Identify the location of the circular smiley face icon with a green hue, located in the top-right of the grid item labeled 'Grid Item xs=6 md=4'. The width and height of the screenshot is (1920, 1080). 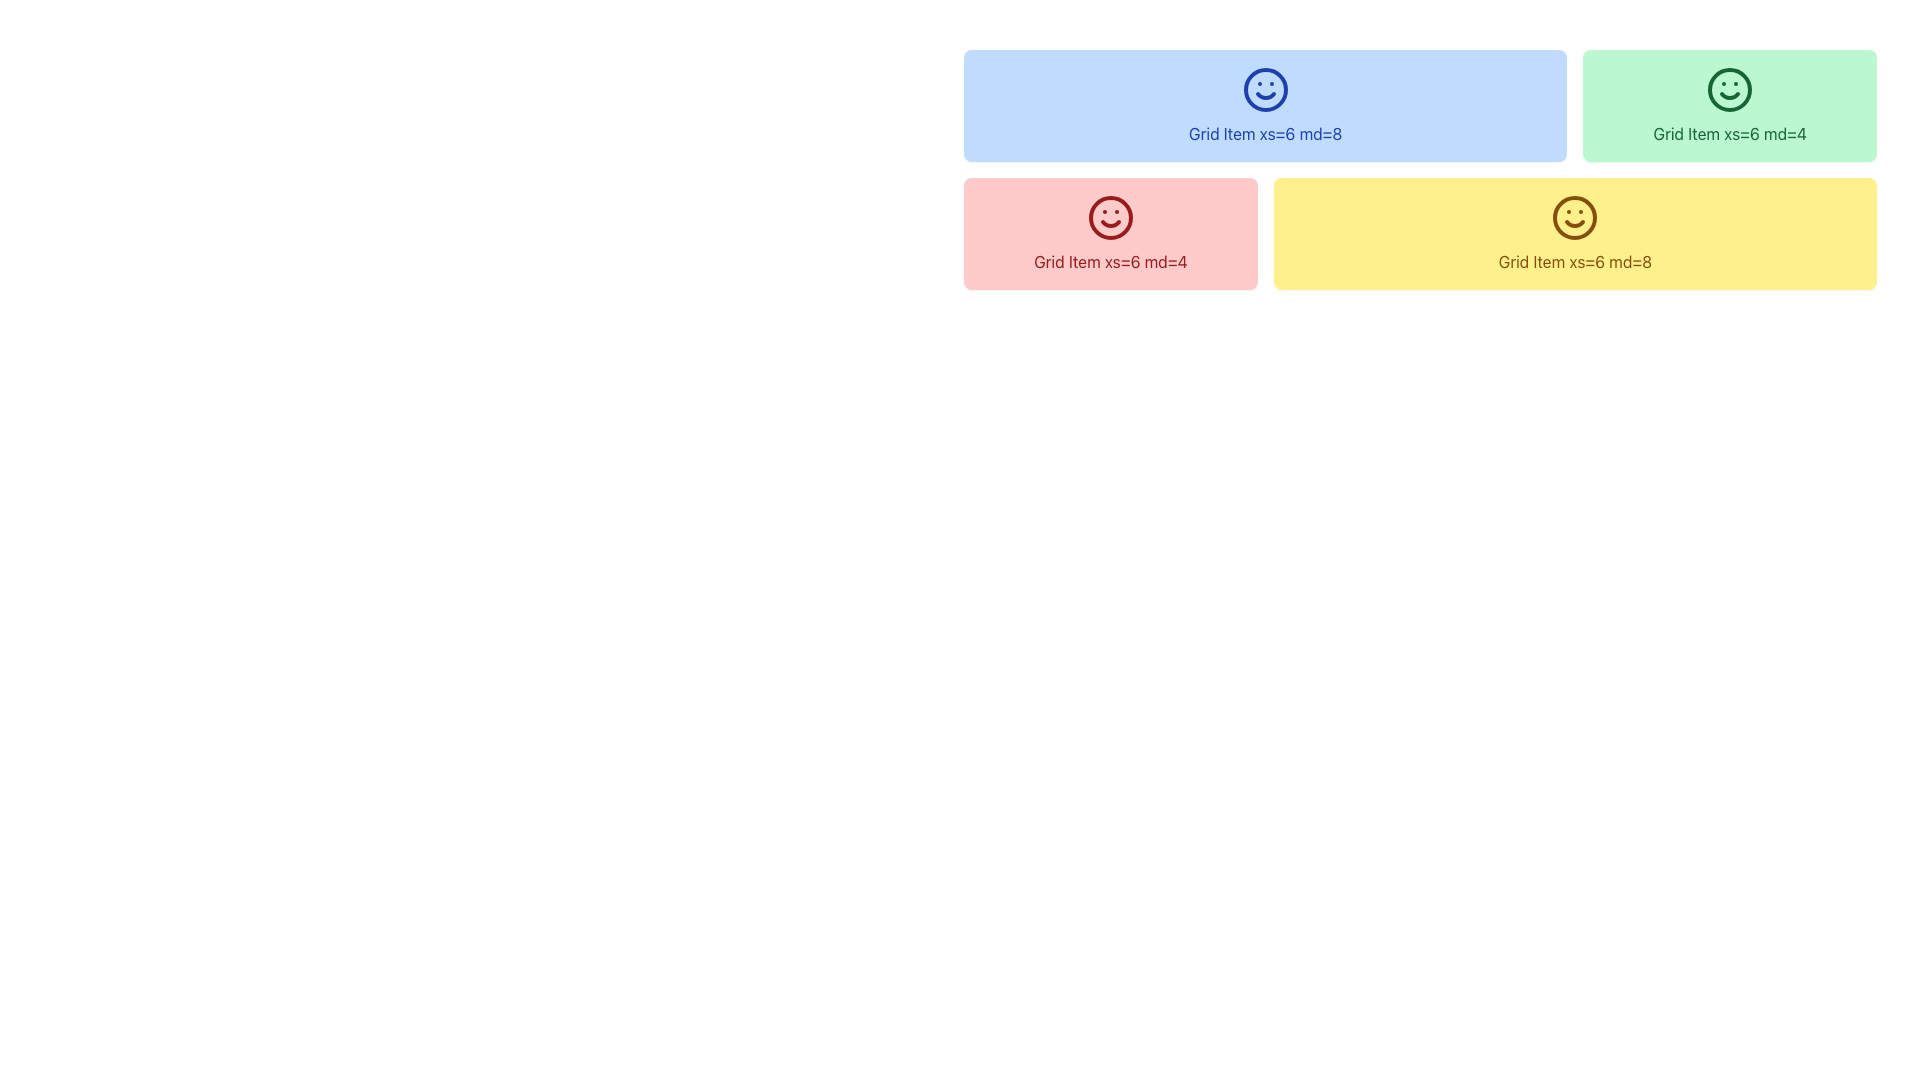
(1729, 88).